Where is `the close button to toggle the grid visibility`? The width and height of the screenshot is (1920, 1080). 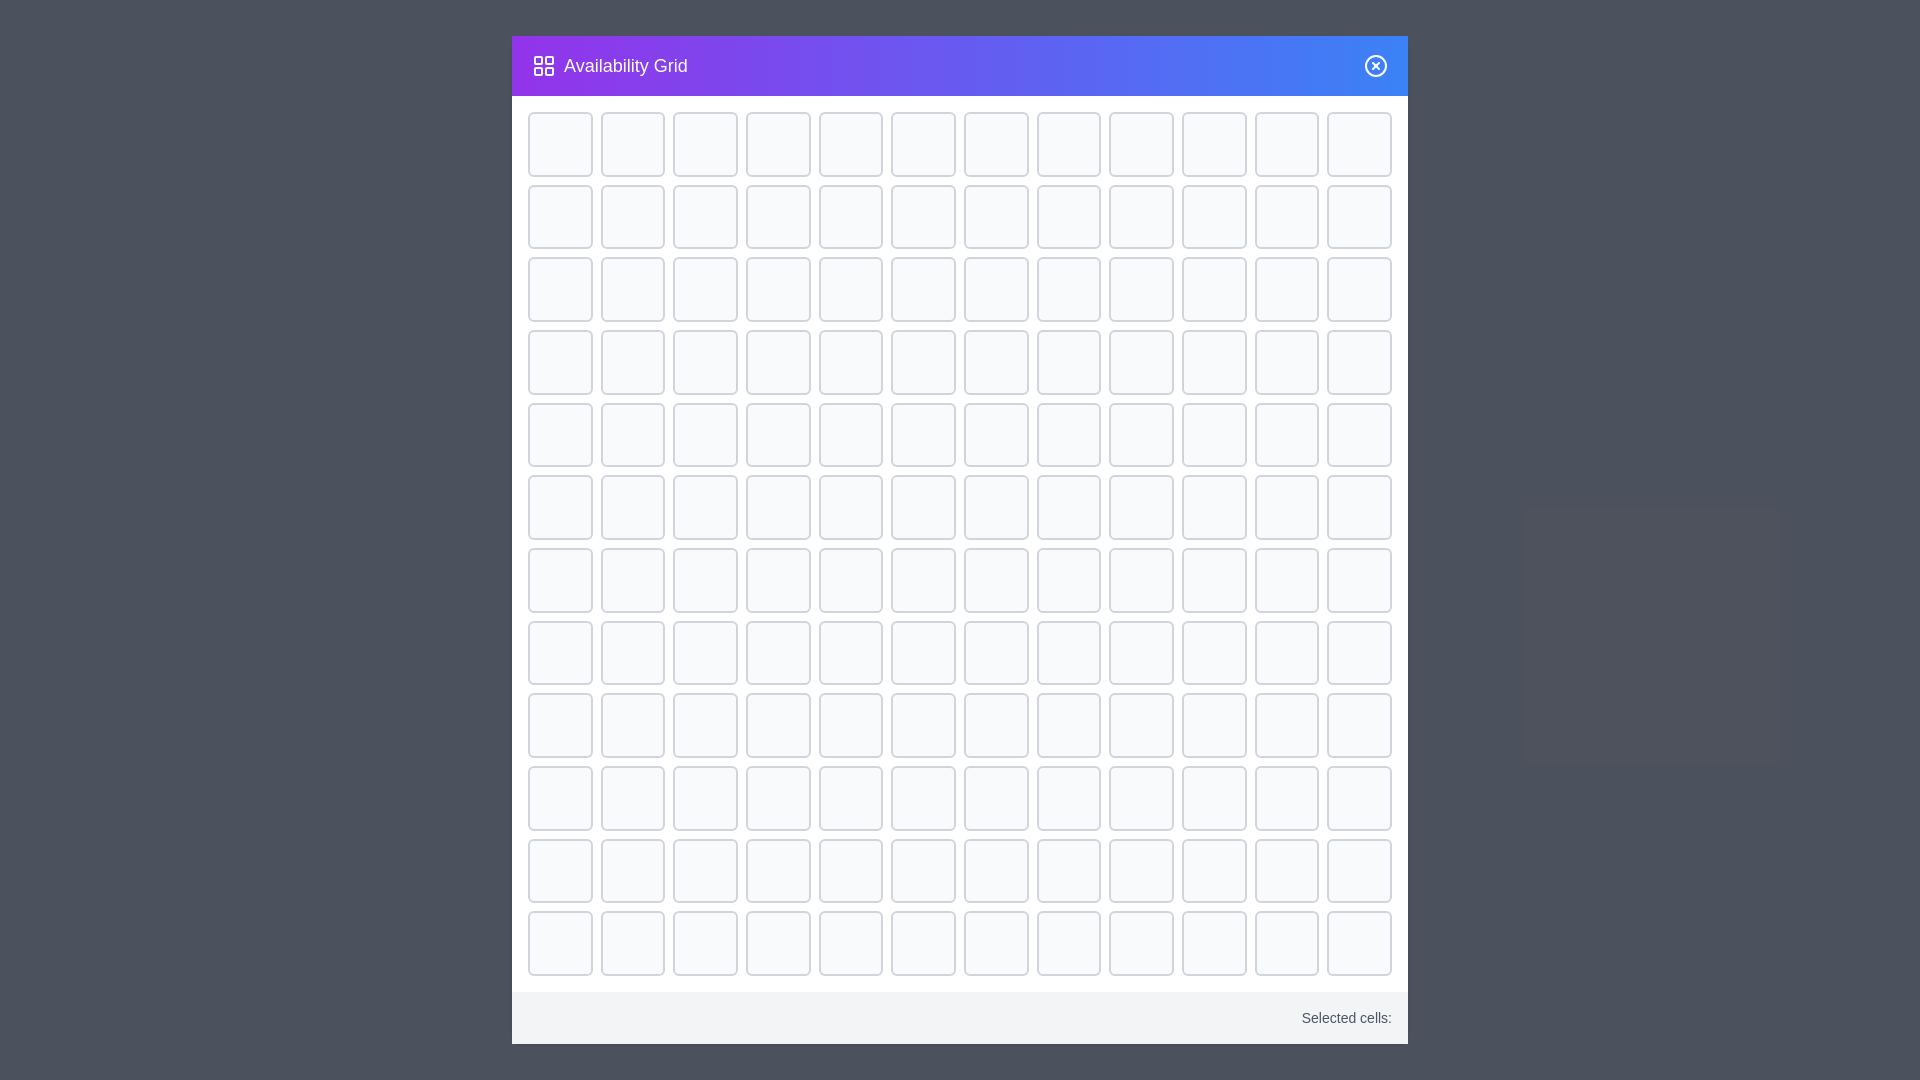 the close button to toggle the grid visibility is located at coordinates (1375, 64).